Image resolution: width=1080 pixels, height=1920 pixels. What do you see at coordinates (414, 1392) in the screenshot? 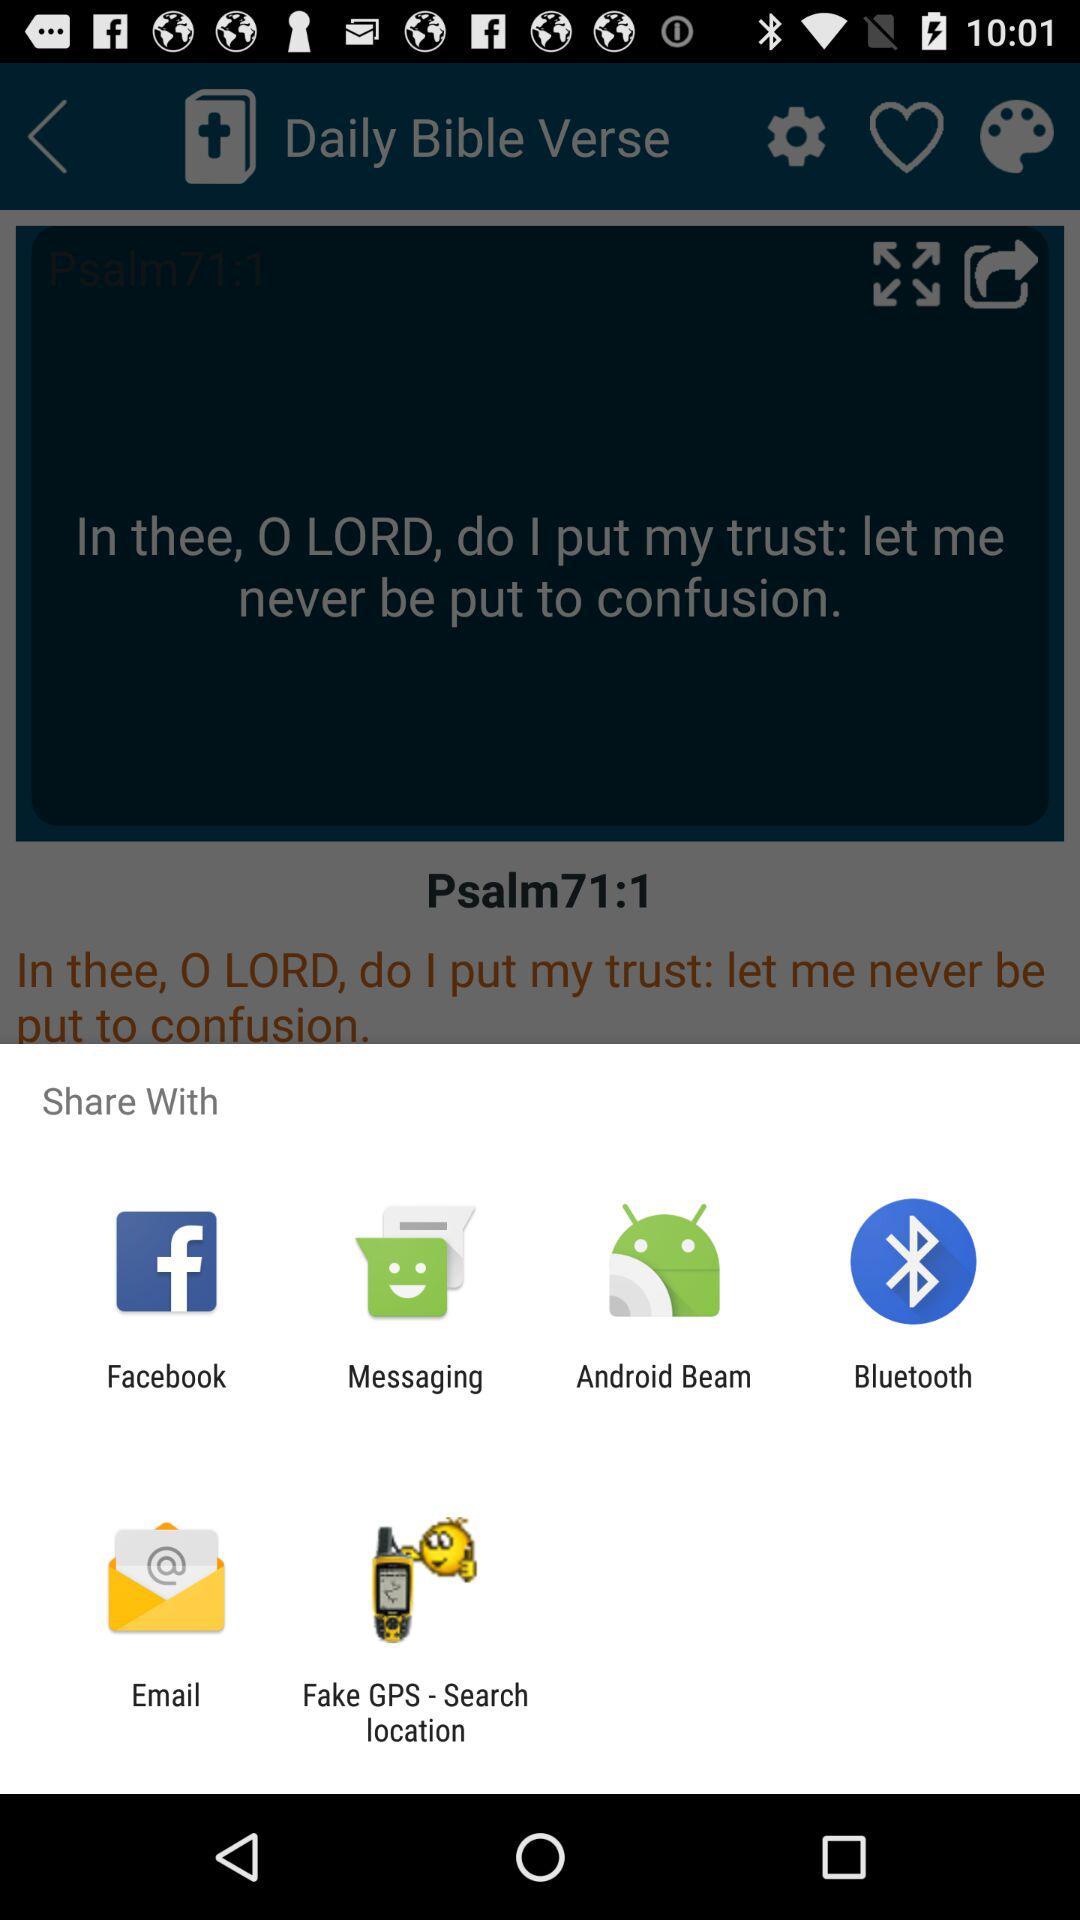
I see `app next to the android beam` at bounding box center [414, 1392].